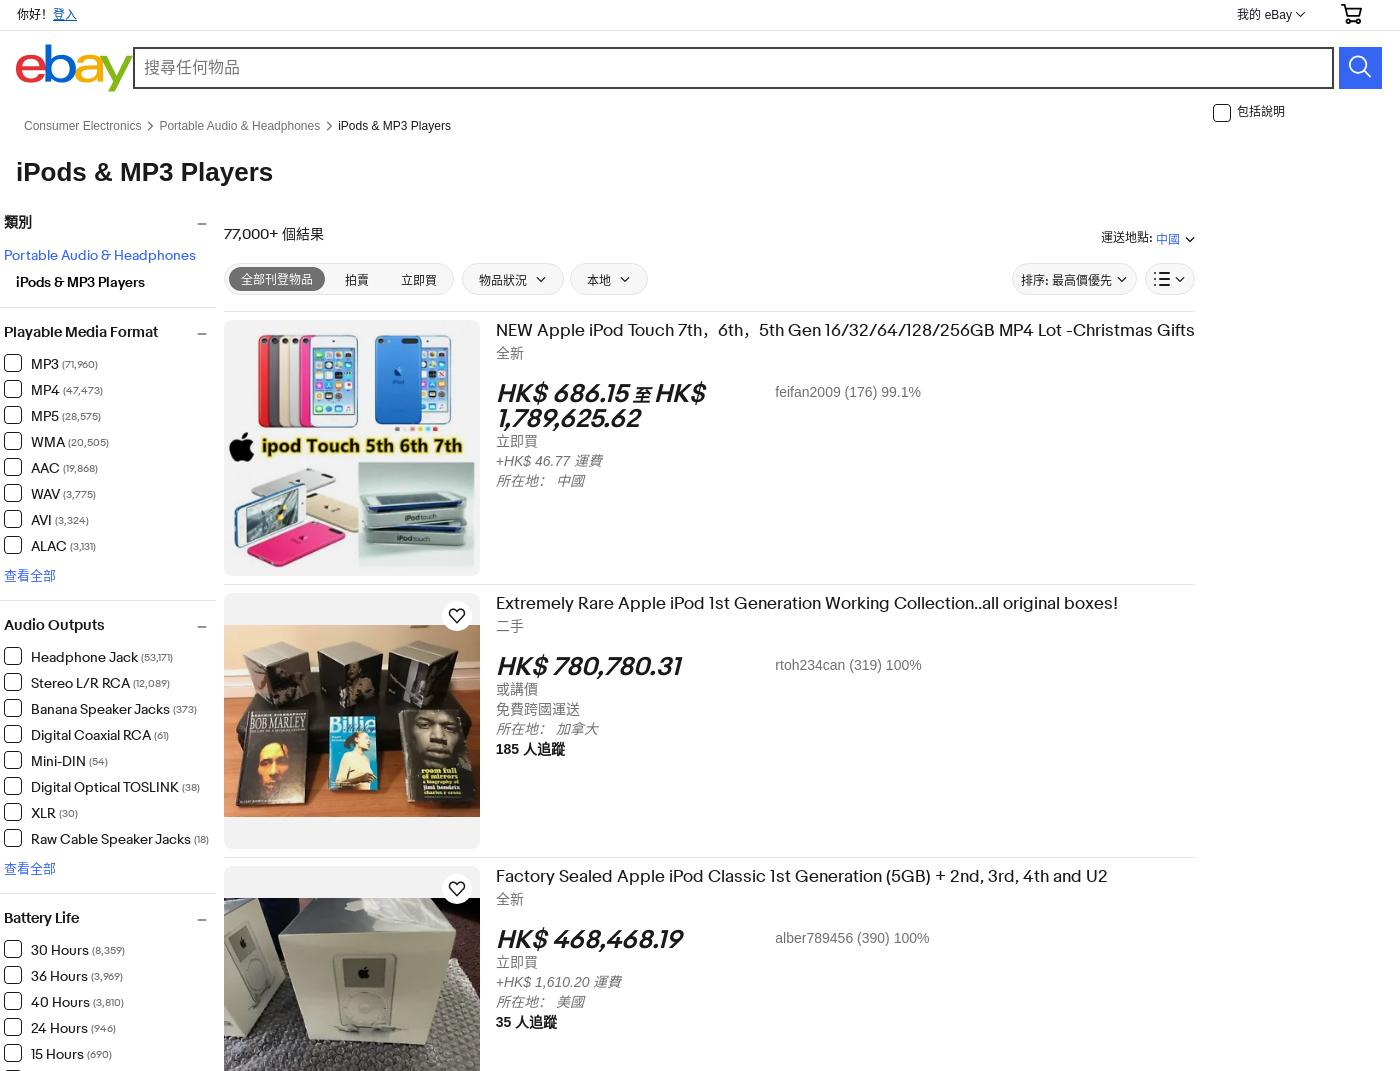 This screenshot has height=1071, width=1400. Describe the element at coordinates (96, 654) in the screenshot. I see `'Headphone Jack'` at that location.